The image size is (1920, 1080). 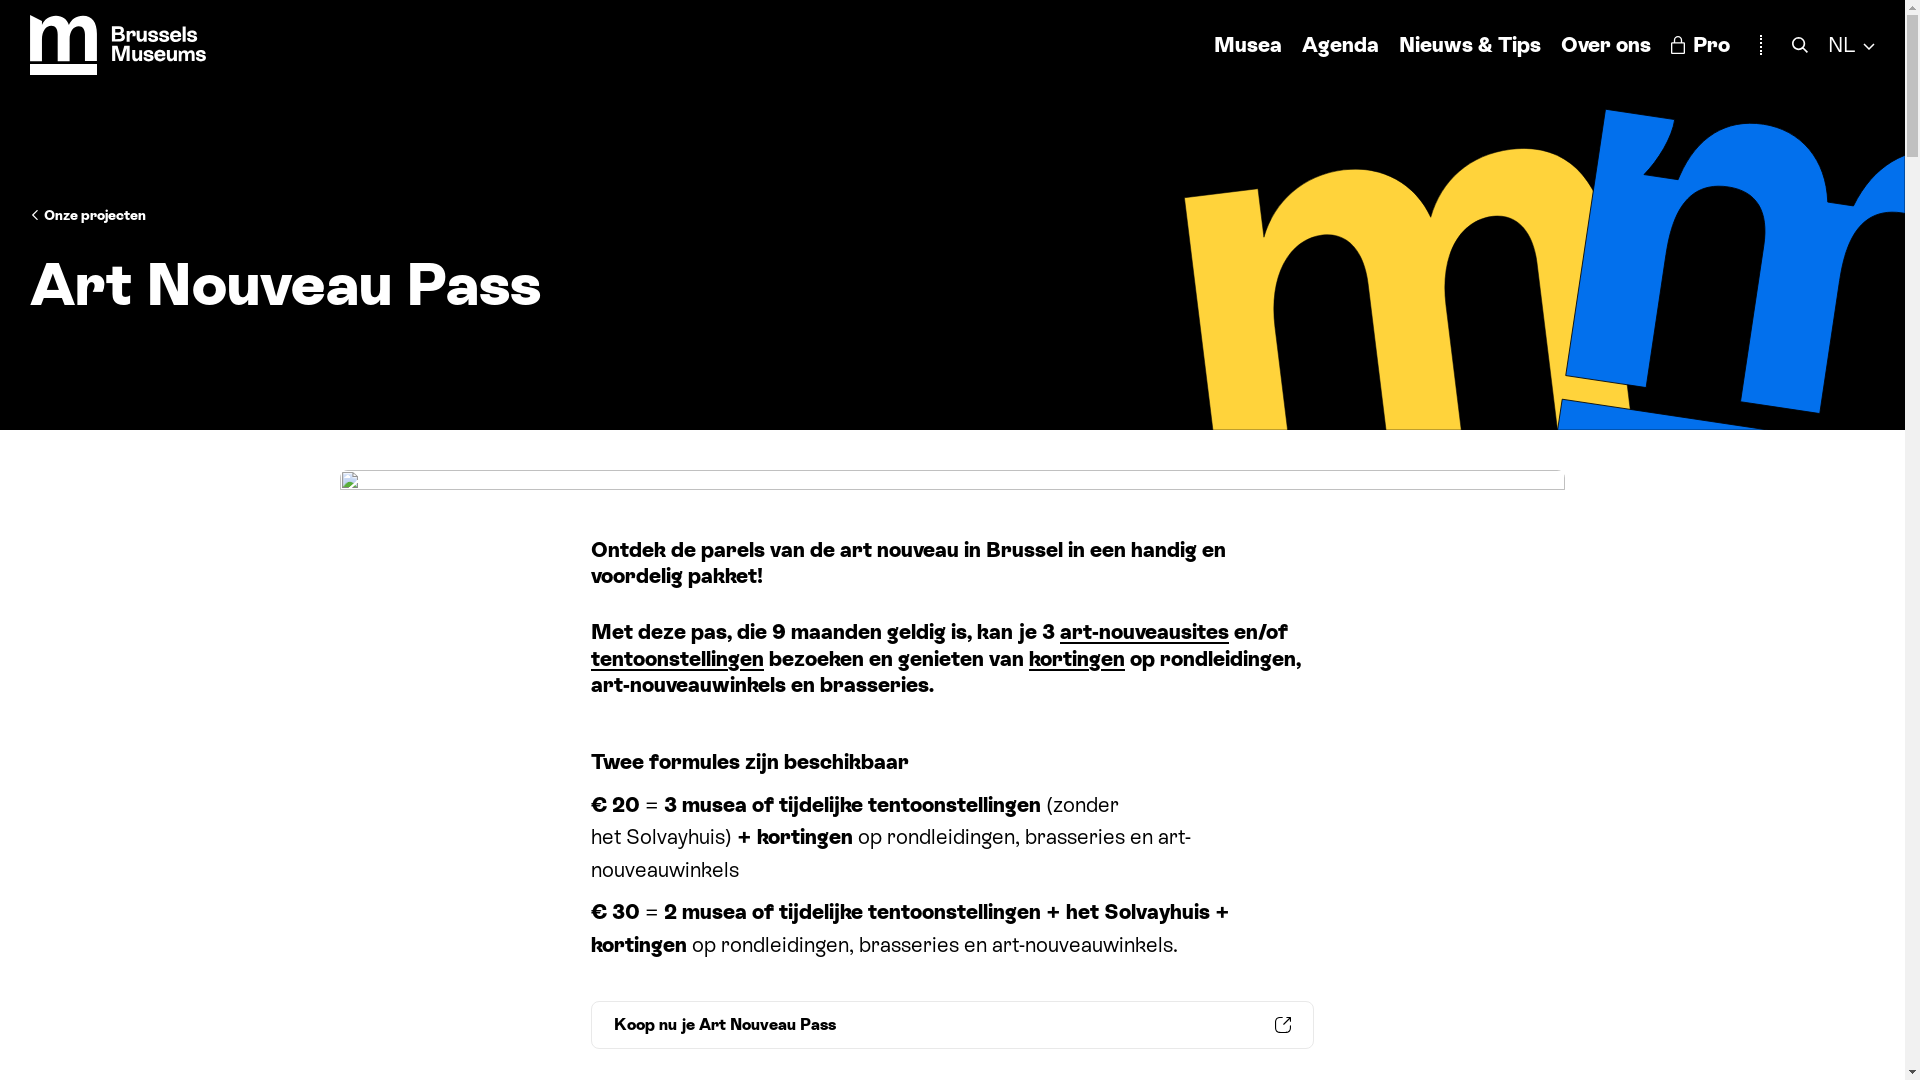 I want to click on 'Brussels Museums', so click(x=117, y=45).